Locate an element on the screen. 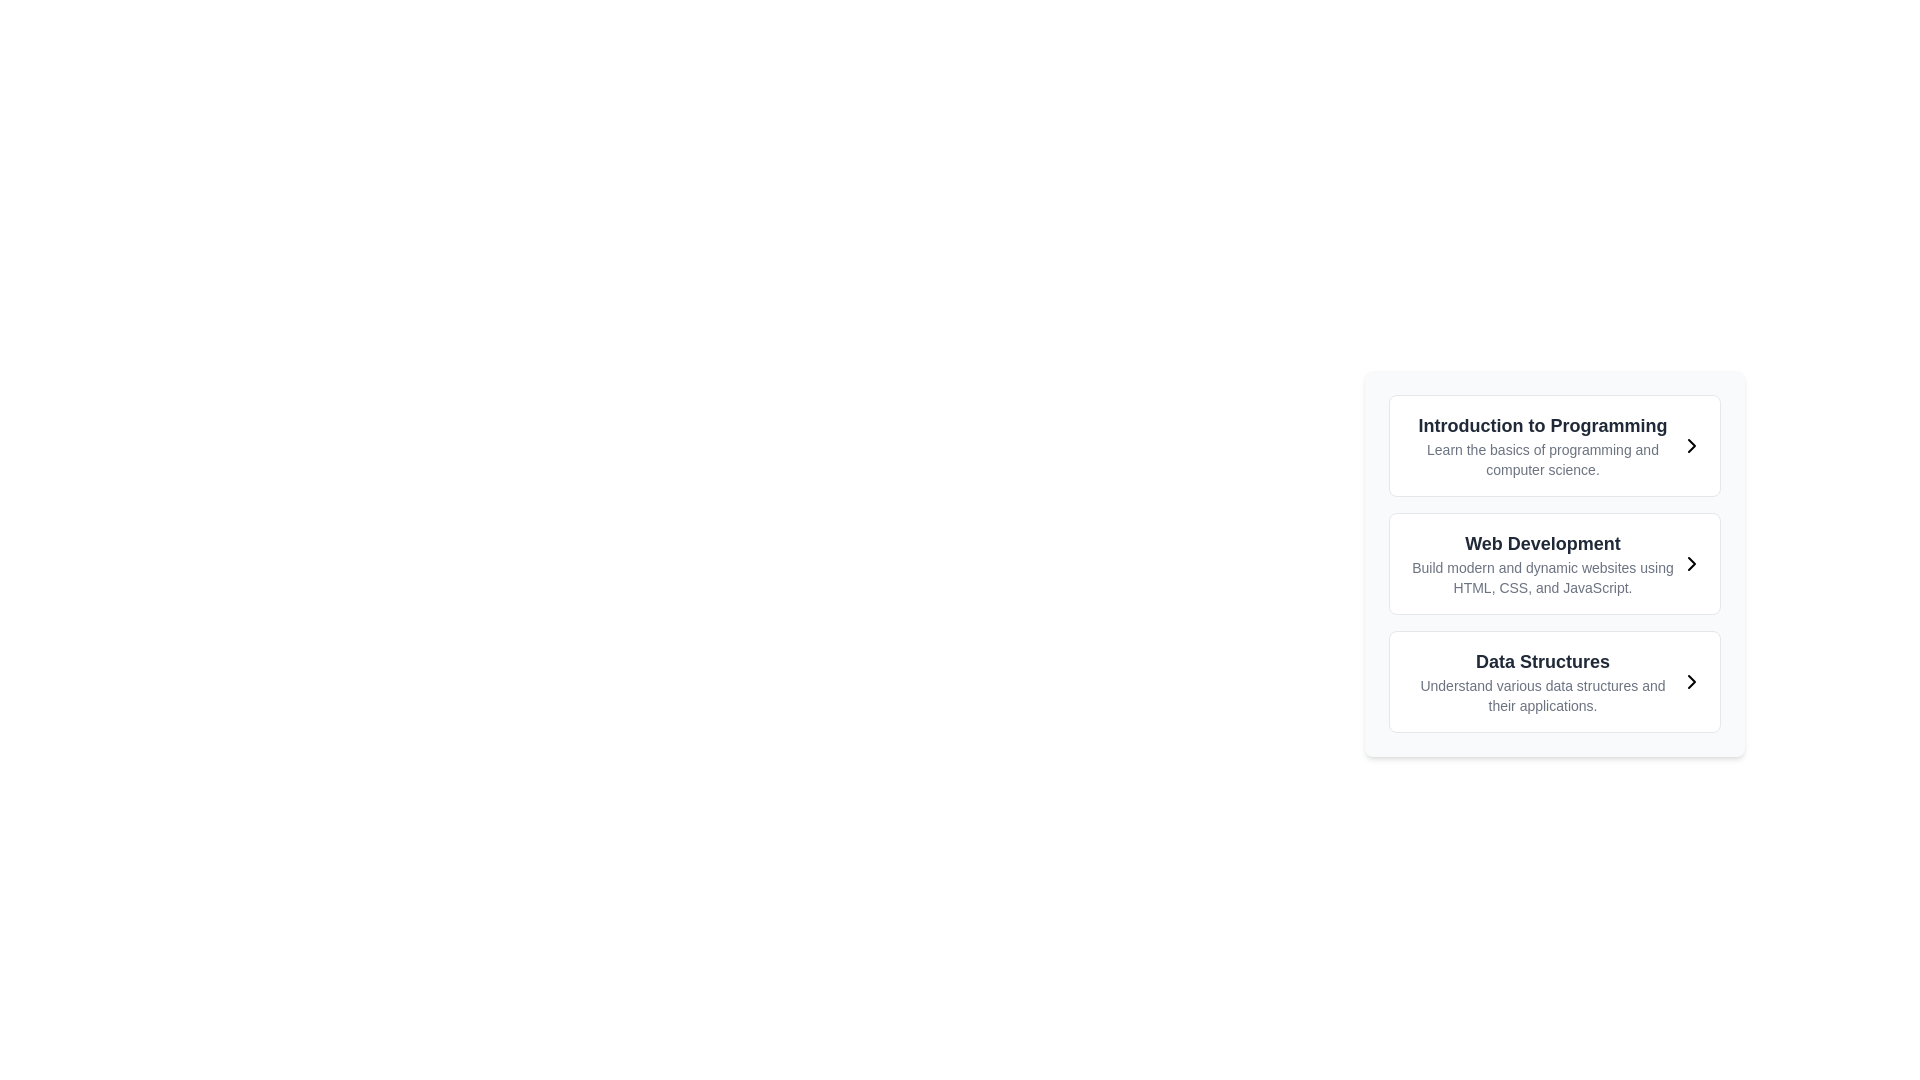 This screenshot has width=1920, height=1080. the right-pointing arrow icon located at the far right of the tile labeled 'Data Structures' is located at coordinates (1690, 681).